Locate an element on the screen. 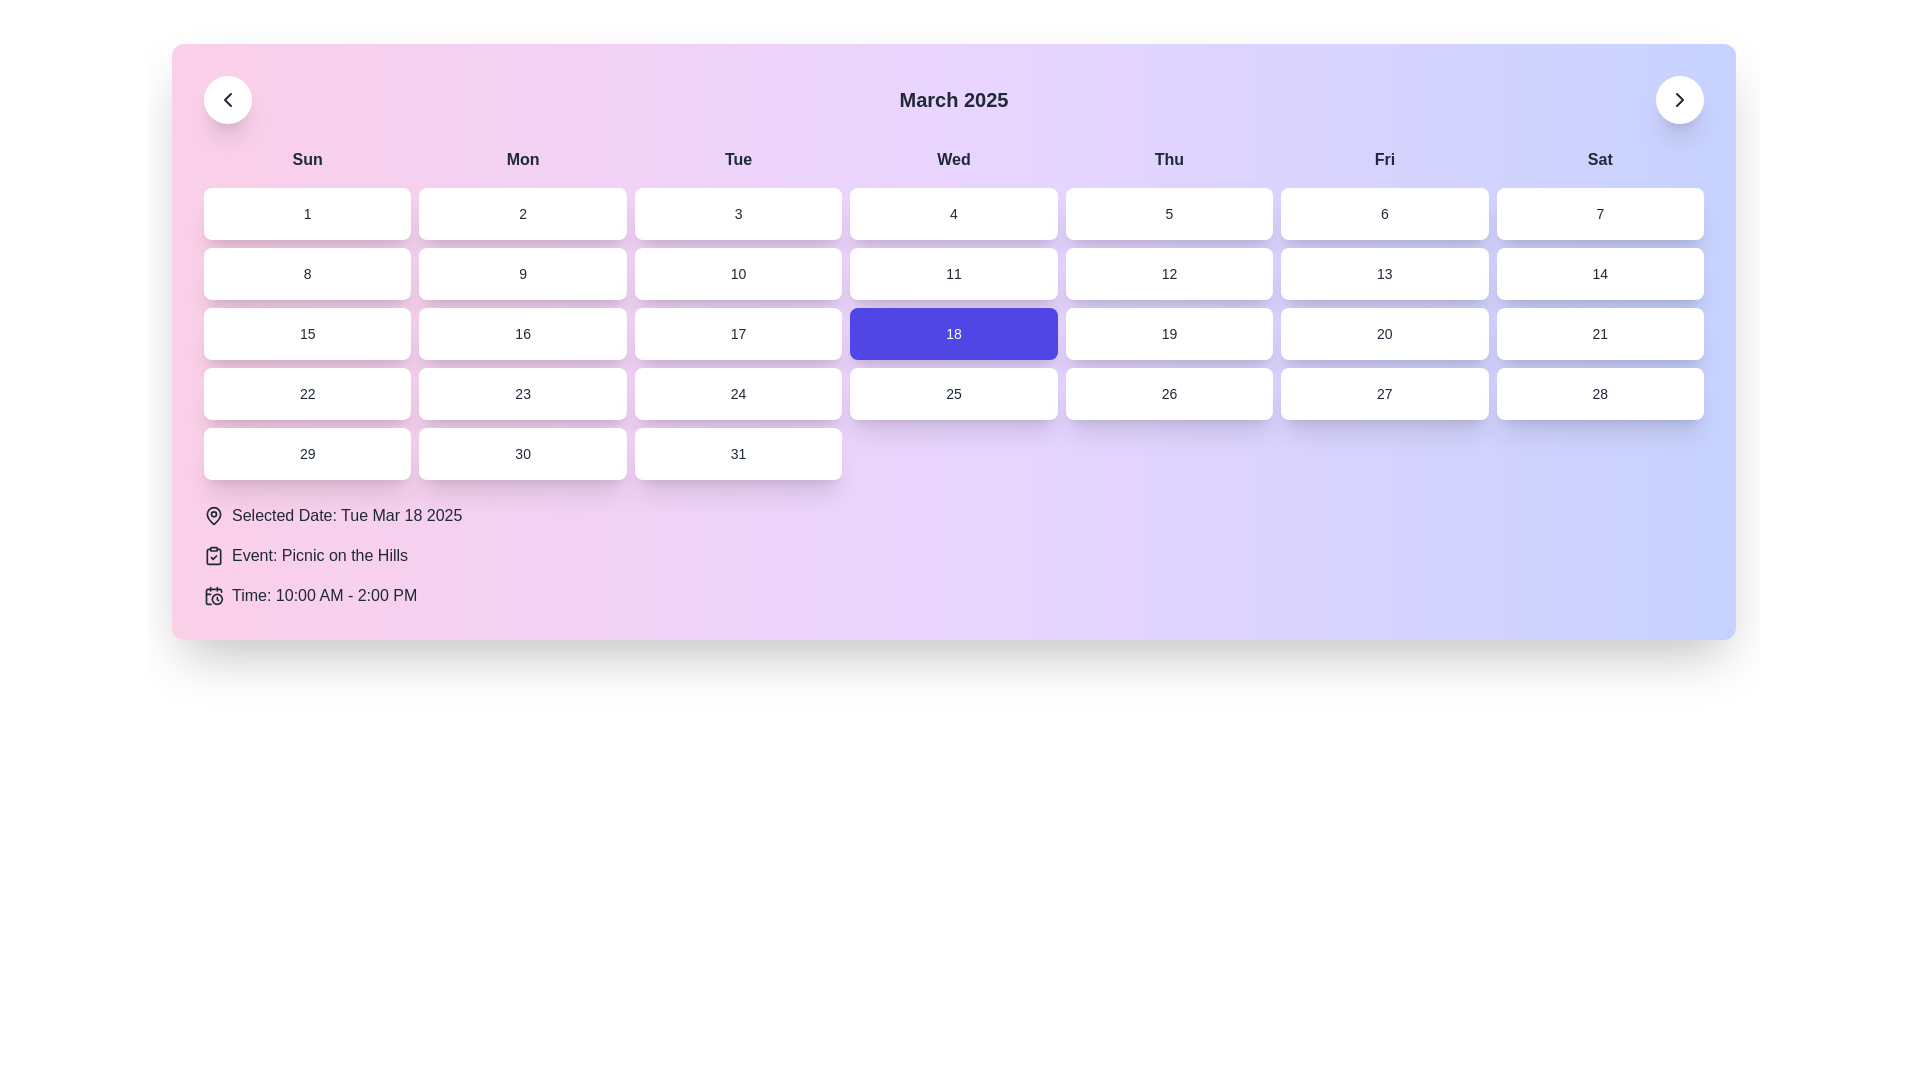 The width and height of the screenshot is (1920, 1080). the 'Sunday' text label in the topmost row of the calendar grid, which identifies the first day of the week is located at coordinates (306, 158).